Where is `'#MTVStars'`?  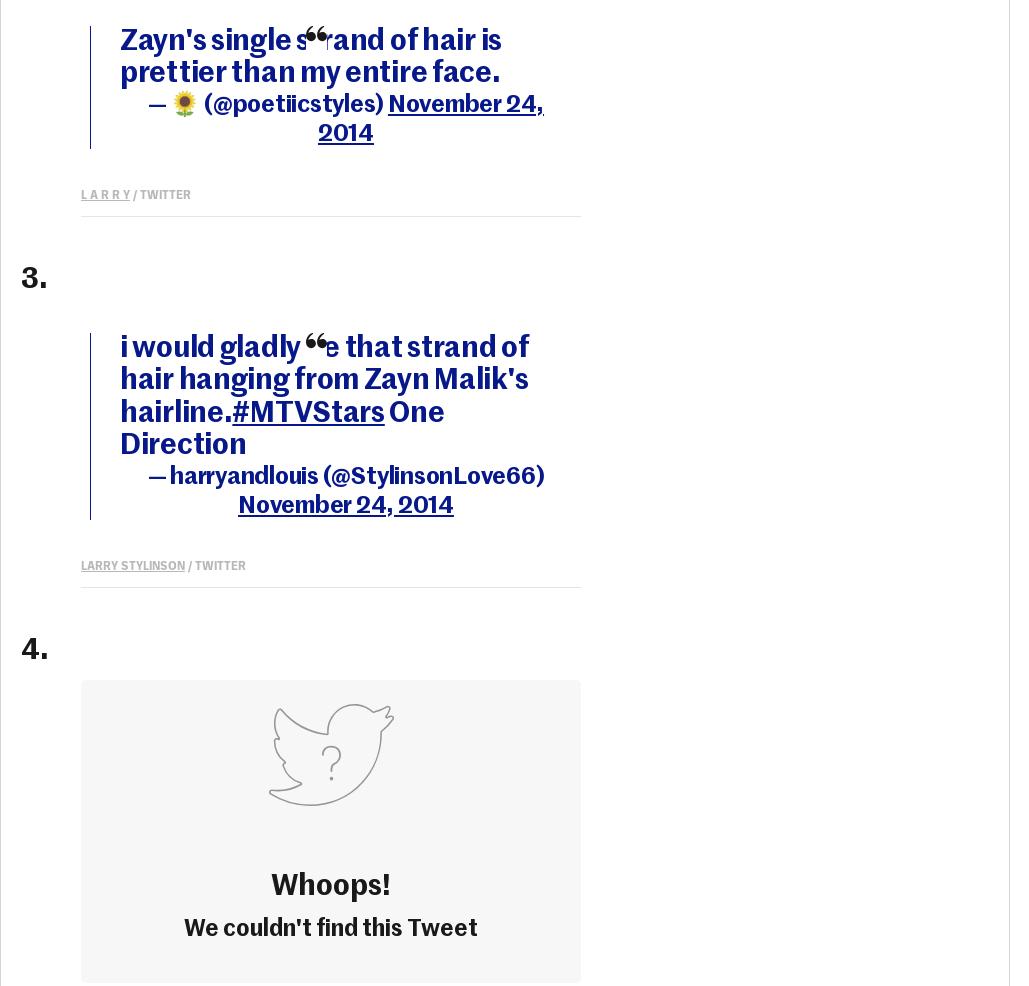 '#MTVStars' is located at coordinates (307, 413).